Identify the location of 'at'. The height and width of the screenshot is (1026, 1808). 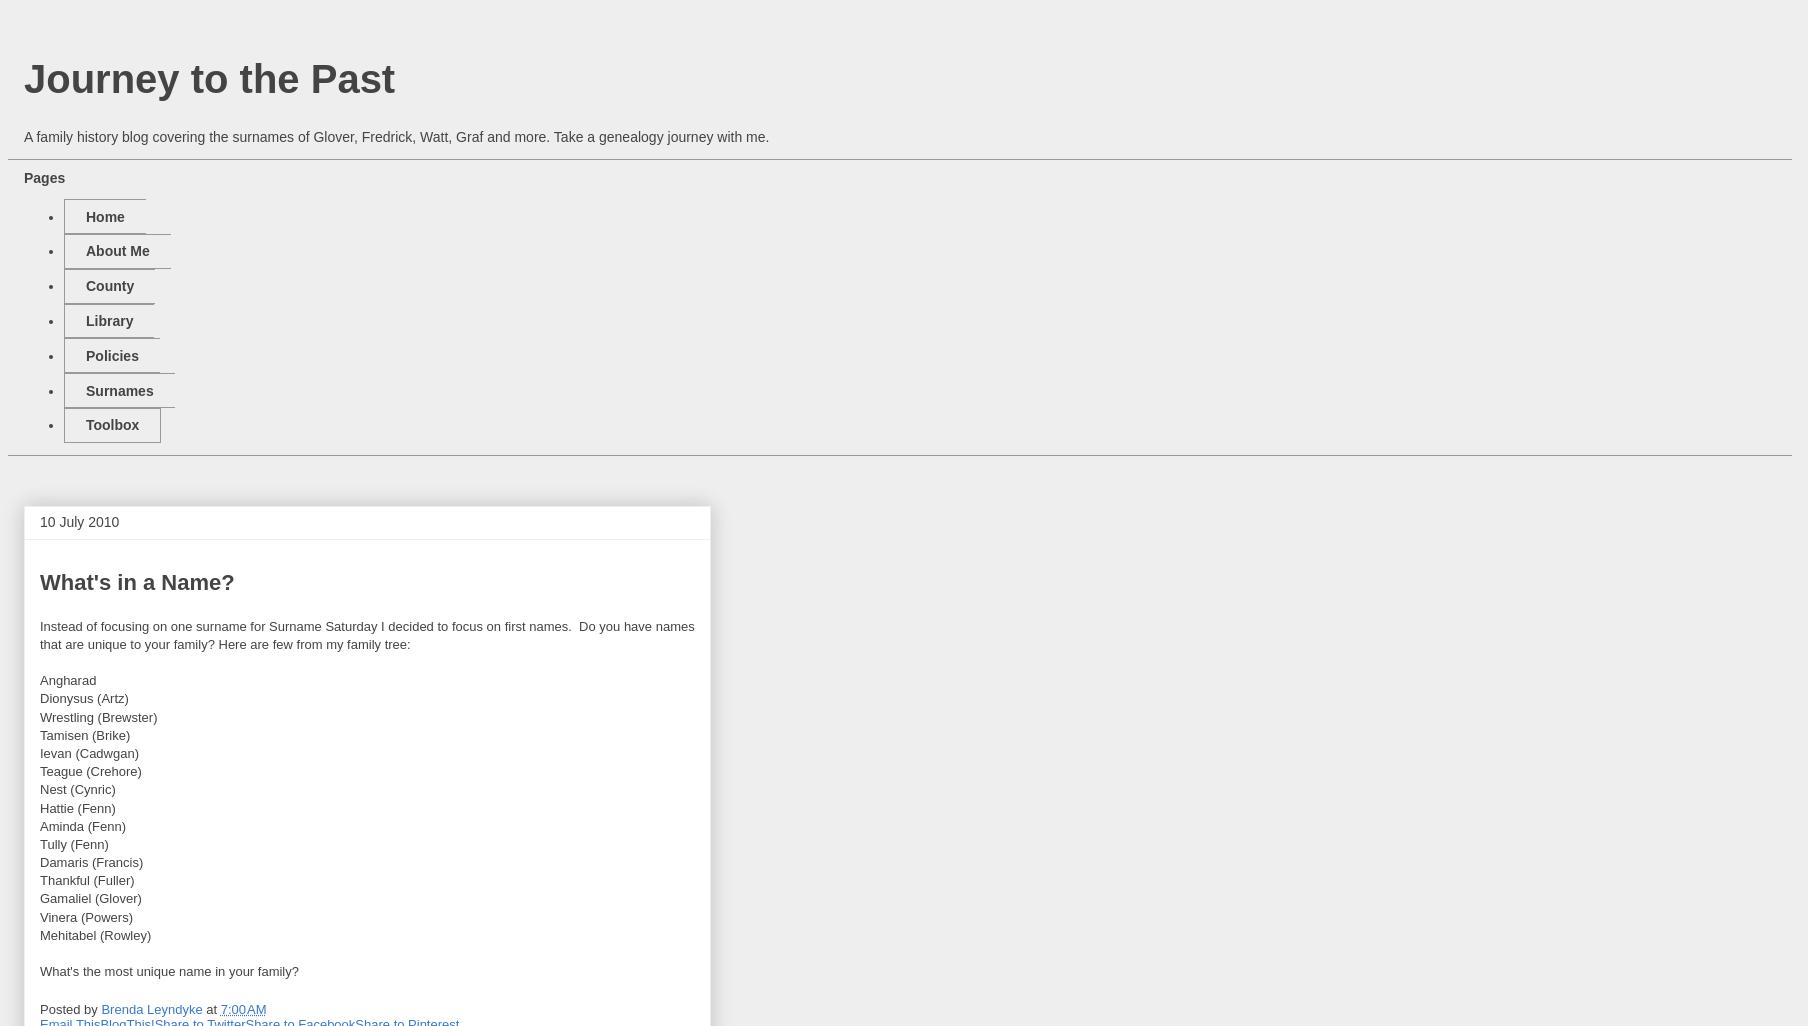
(212, 1007).